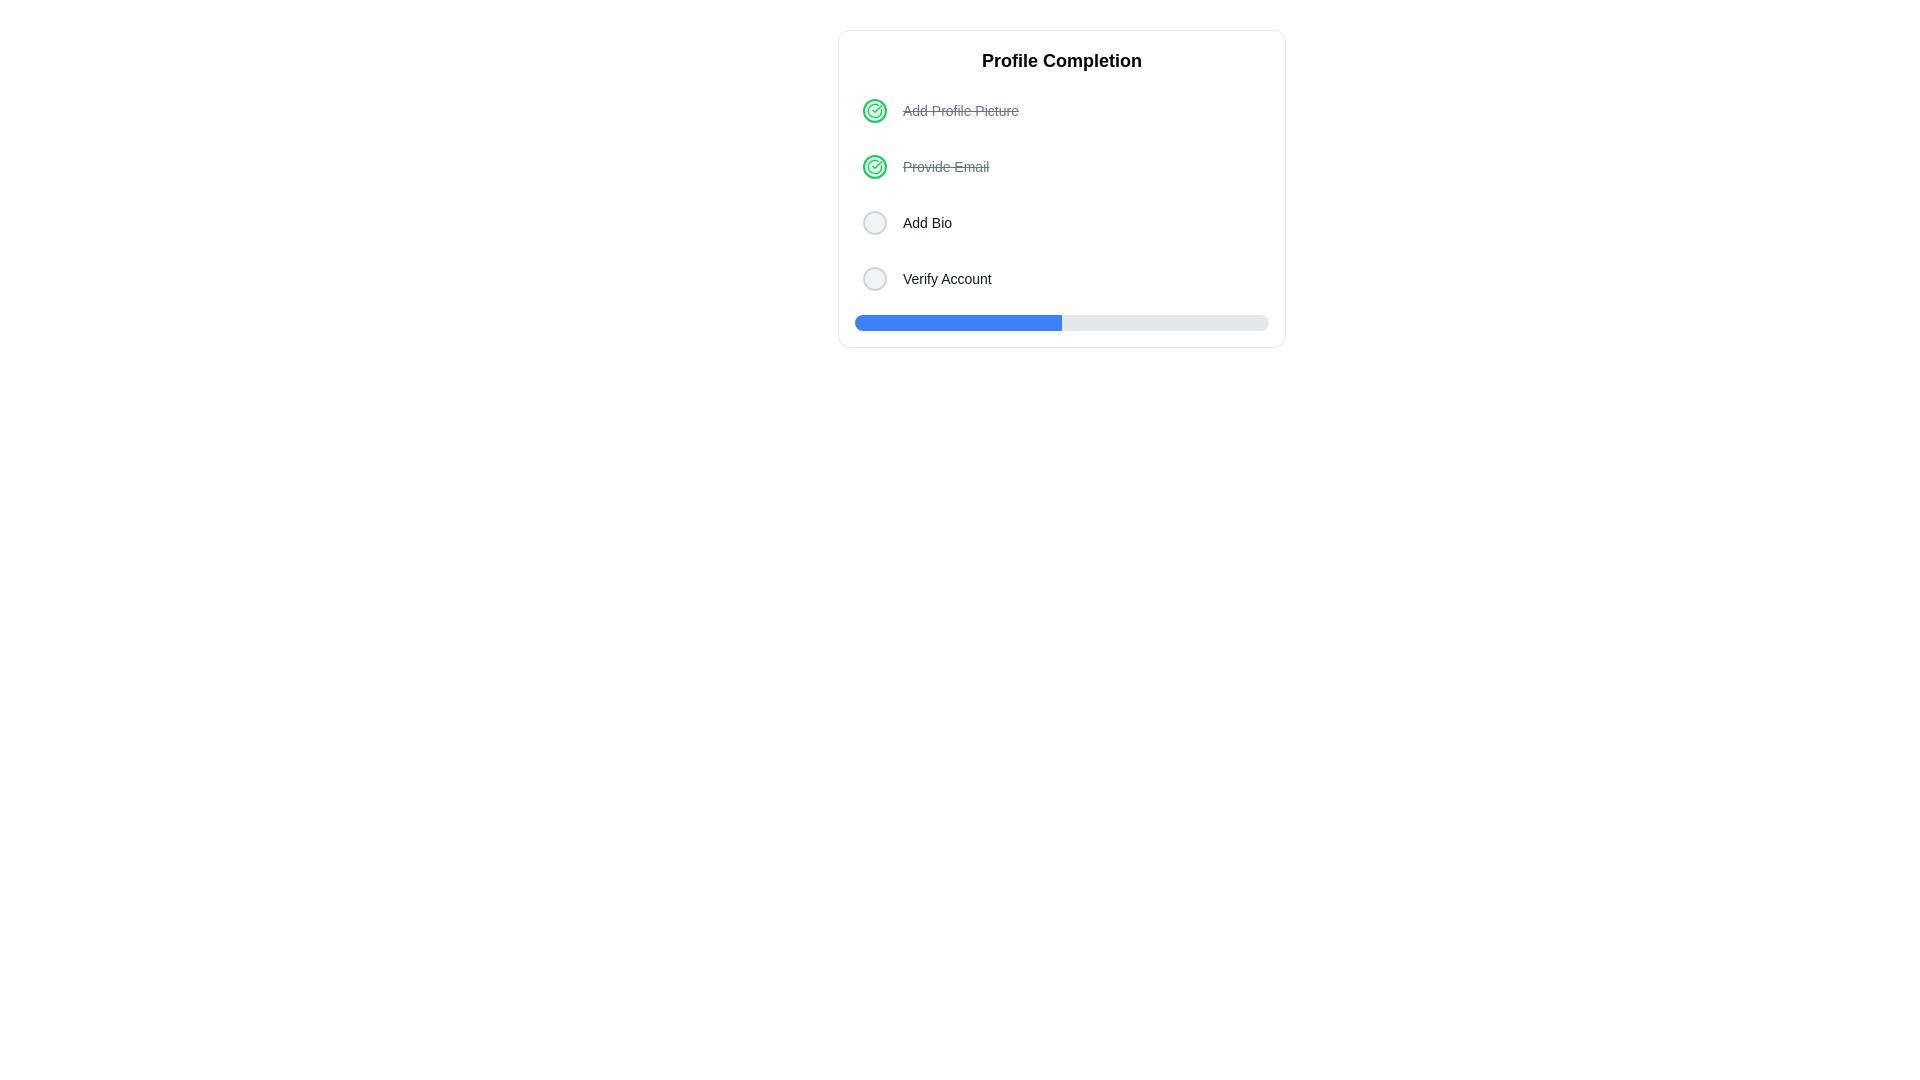 This screenshot has width=1920, height=1080. I want to click on the progress represented by the blue filled portion of the Progress bar located at the bottom of the 'Profile Completion' card, so click(1060, 322).